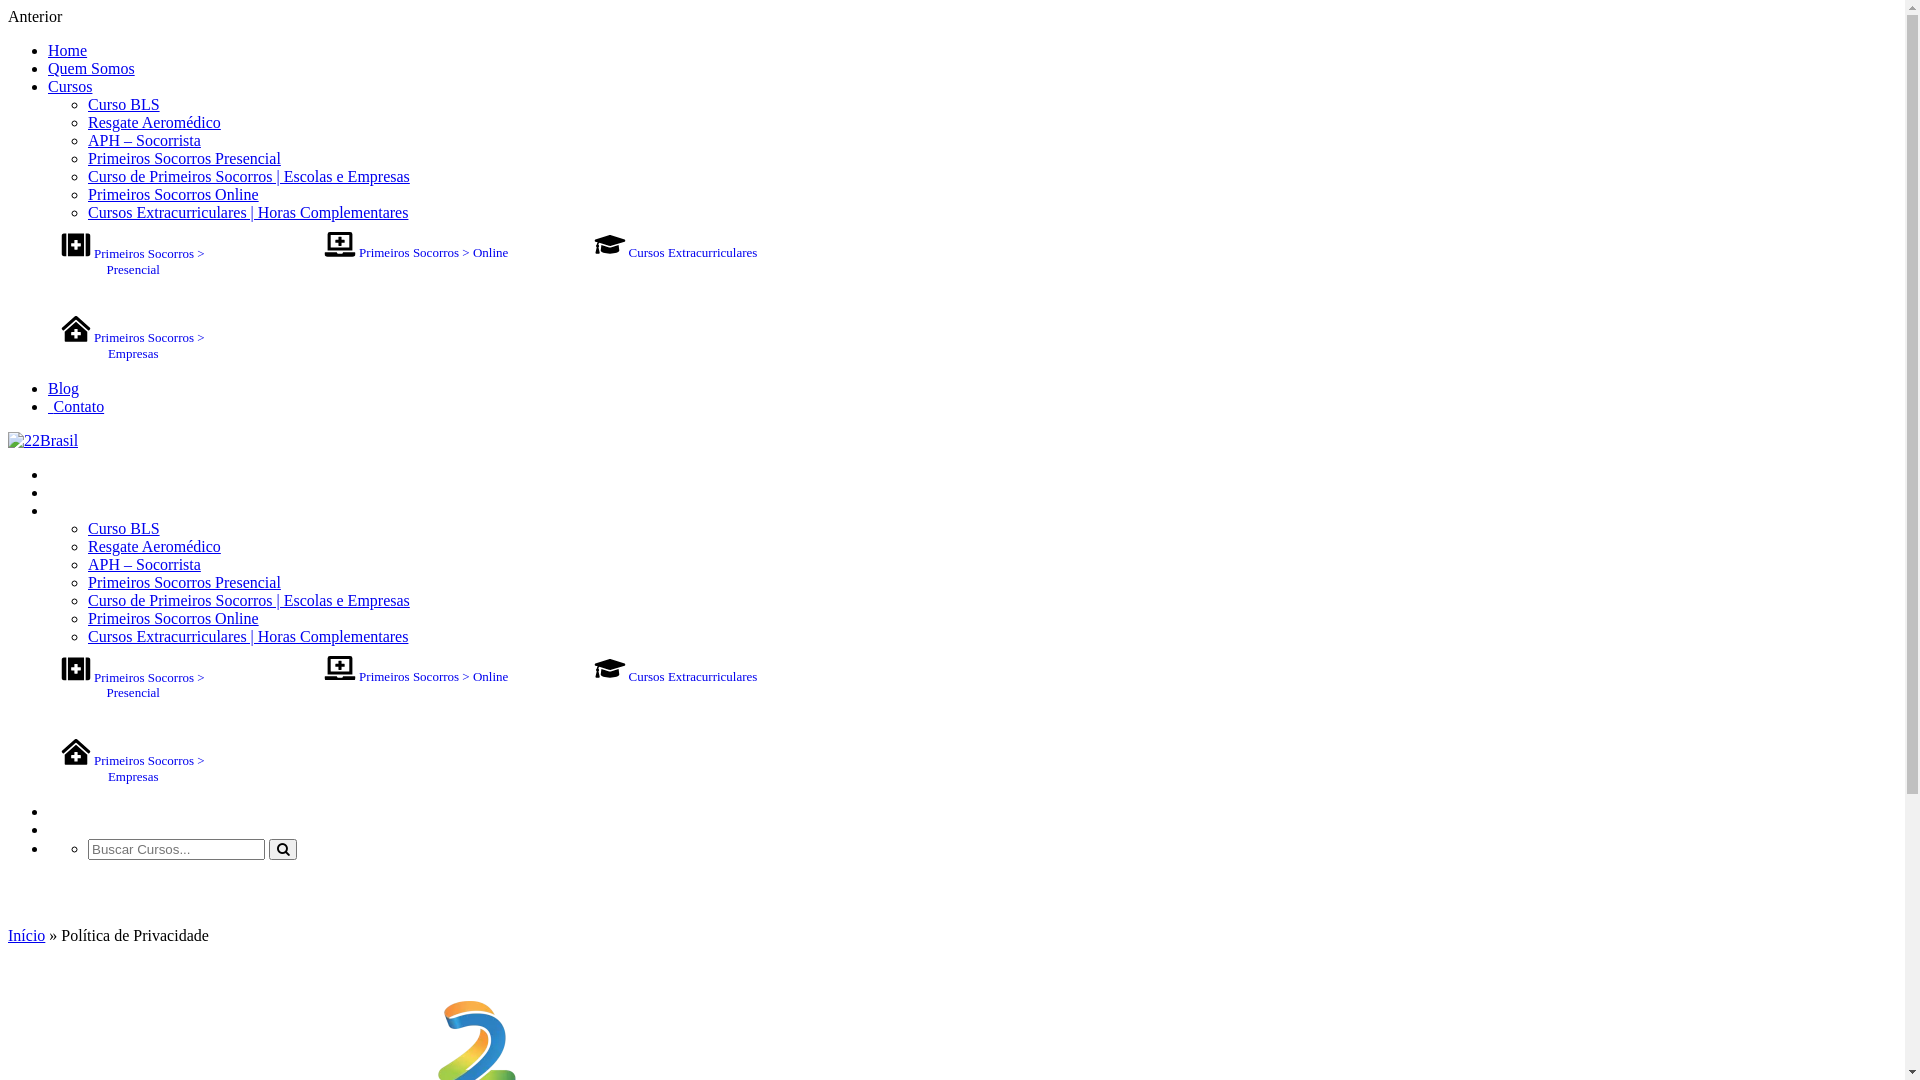 This screenshot has width=1920, height=1080. I want to click on 'Curso BLS', so click(123, 104).